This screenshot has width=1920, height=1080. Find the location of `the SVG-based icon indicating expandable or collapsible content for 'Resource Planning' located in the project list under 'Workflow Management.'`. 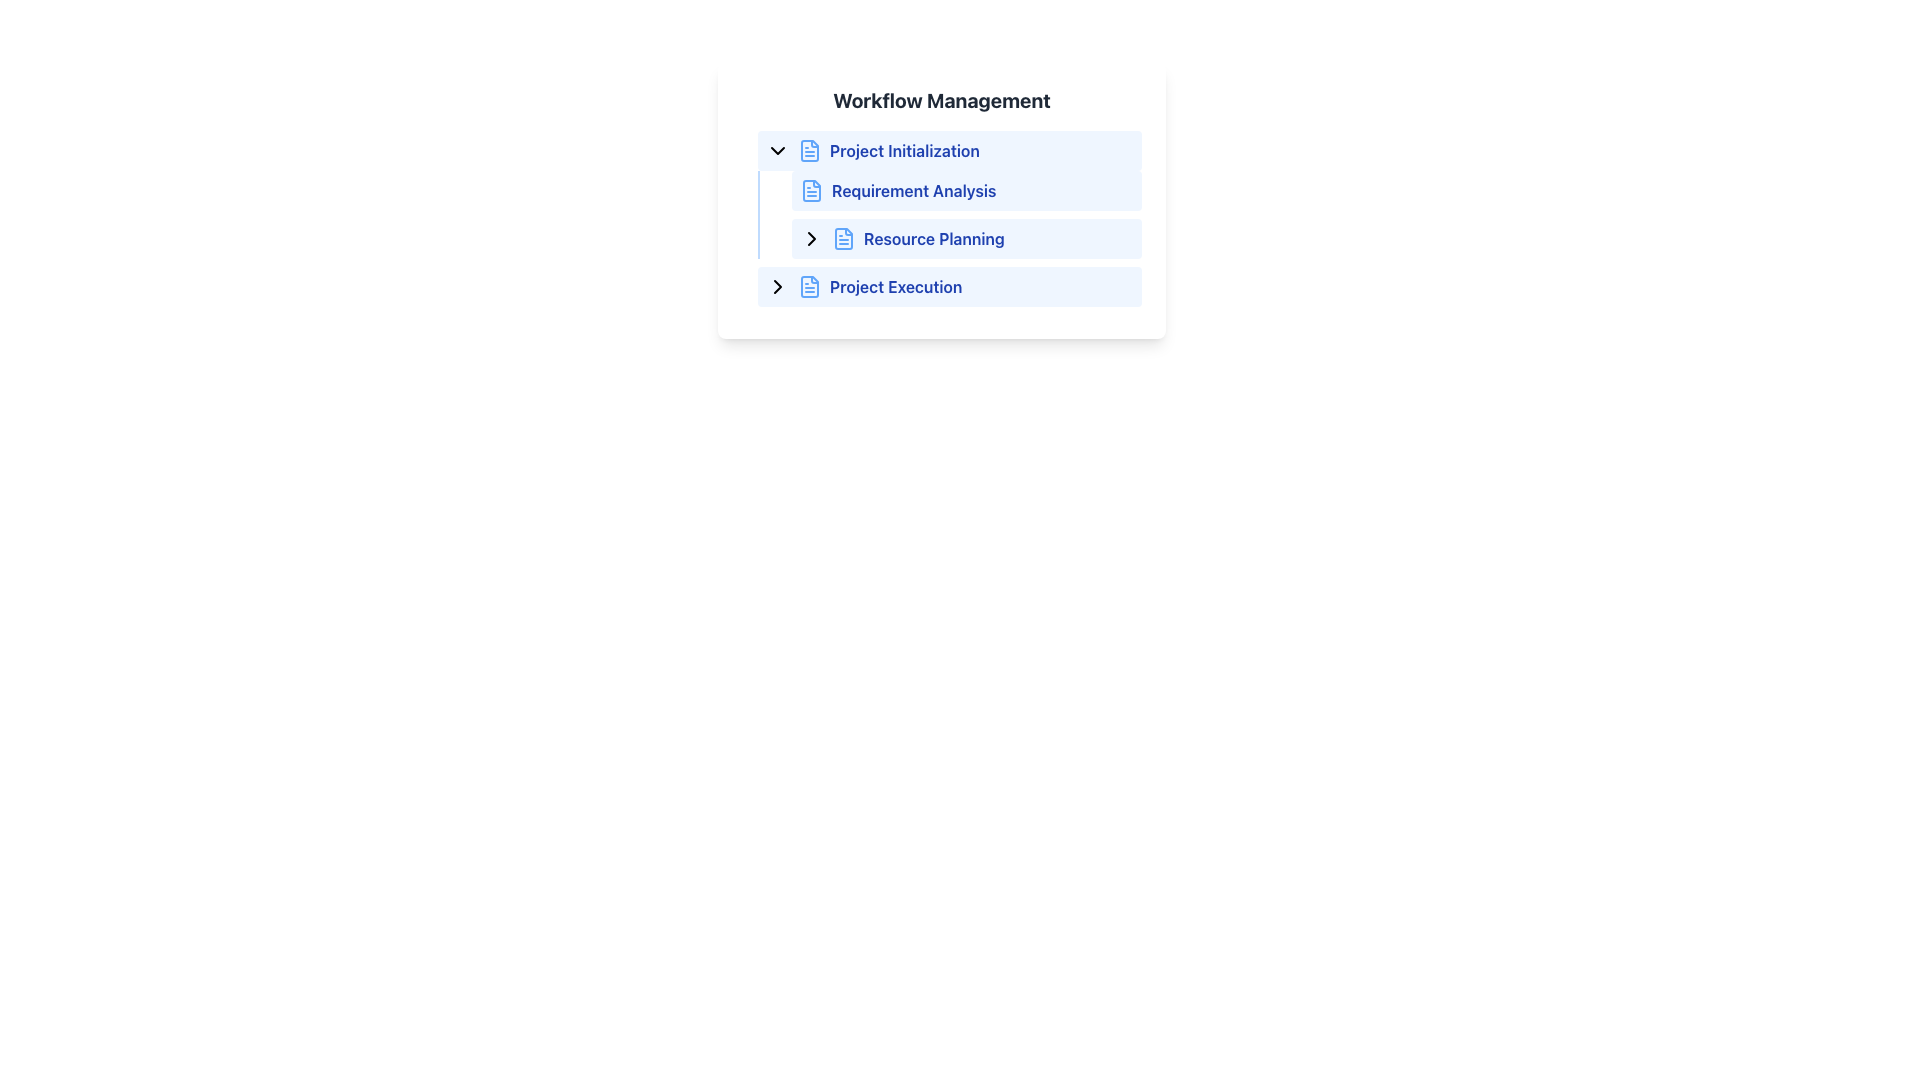

the SVG-based icon indicating expandable or collapsible content for 'Resource Planning' located in the project list under 'Workflow Management.' is located at coordinates (811, 238).